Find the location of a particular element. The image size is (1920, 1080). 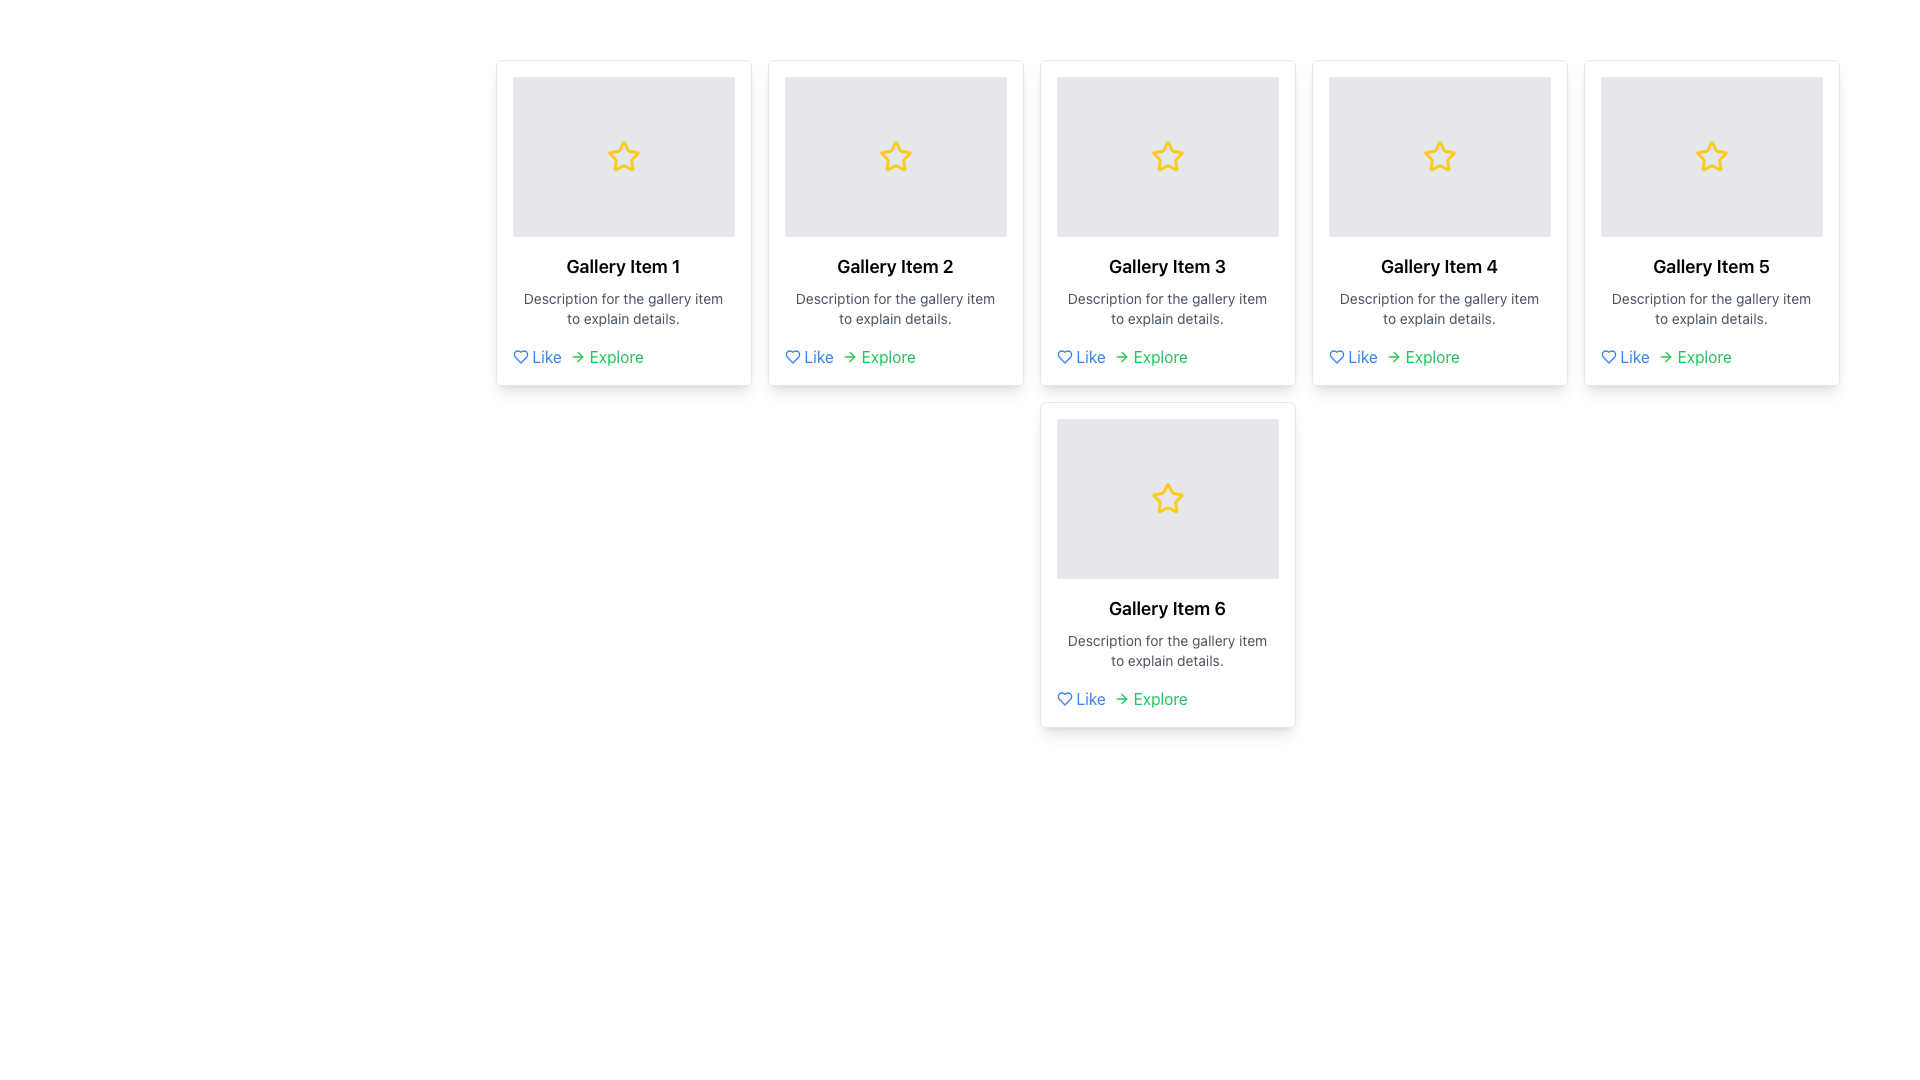

the heart-shaped like icon located in the bottom-left corner of the card displaying 'Gallery Item 4' is located at coordinates (1336, 356).